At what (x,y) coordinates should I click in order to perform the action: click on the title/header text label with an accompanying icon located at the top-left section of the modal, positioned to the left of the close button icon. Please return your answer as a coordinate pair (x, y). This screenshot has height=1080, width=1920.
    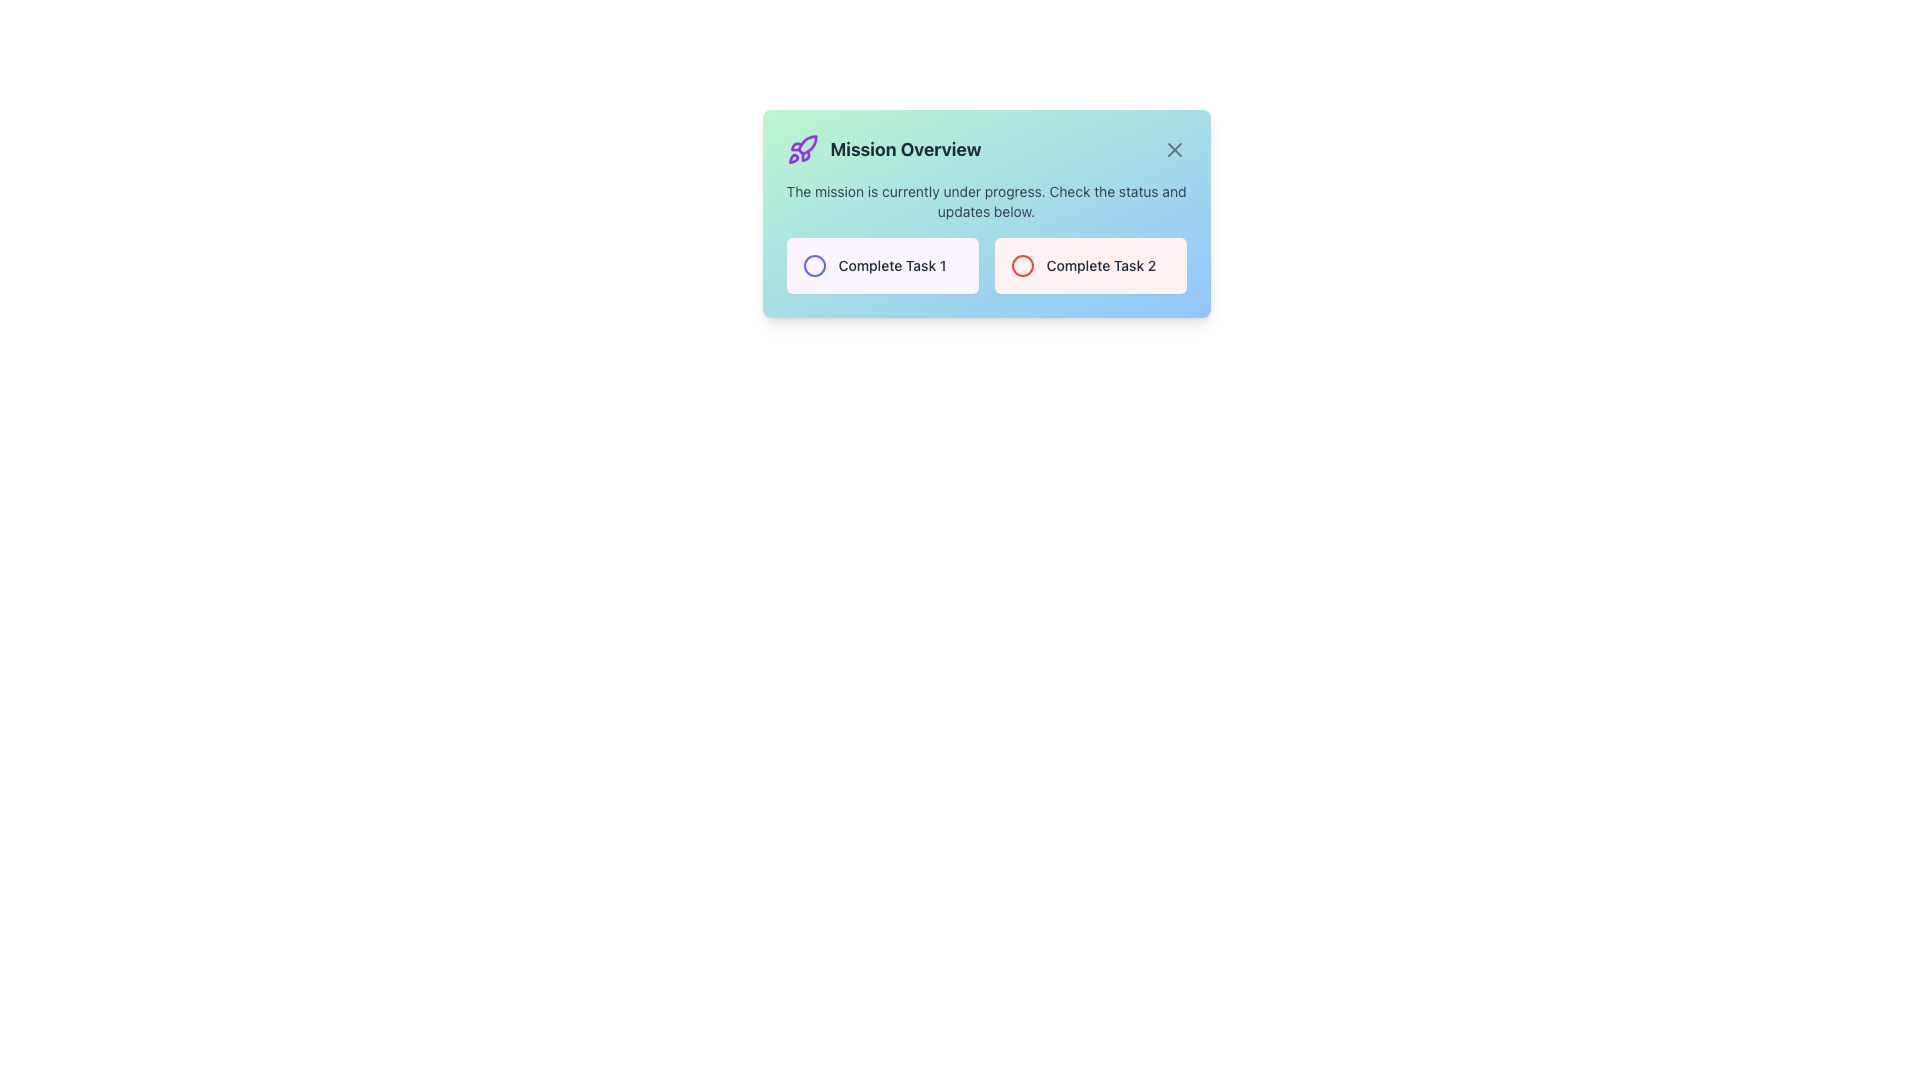
    Looking at the image, I should click on (882, 149).